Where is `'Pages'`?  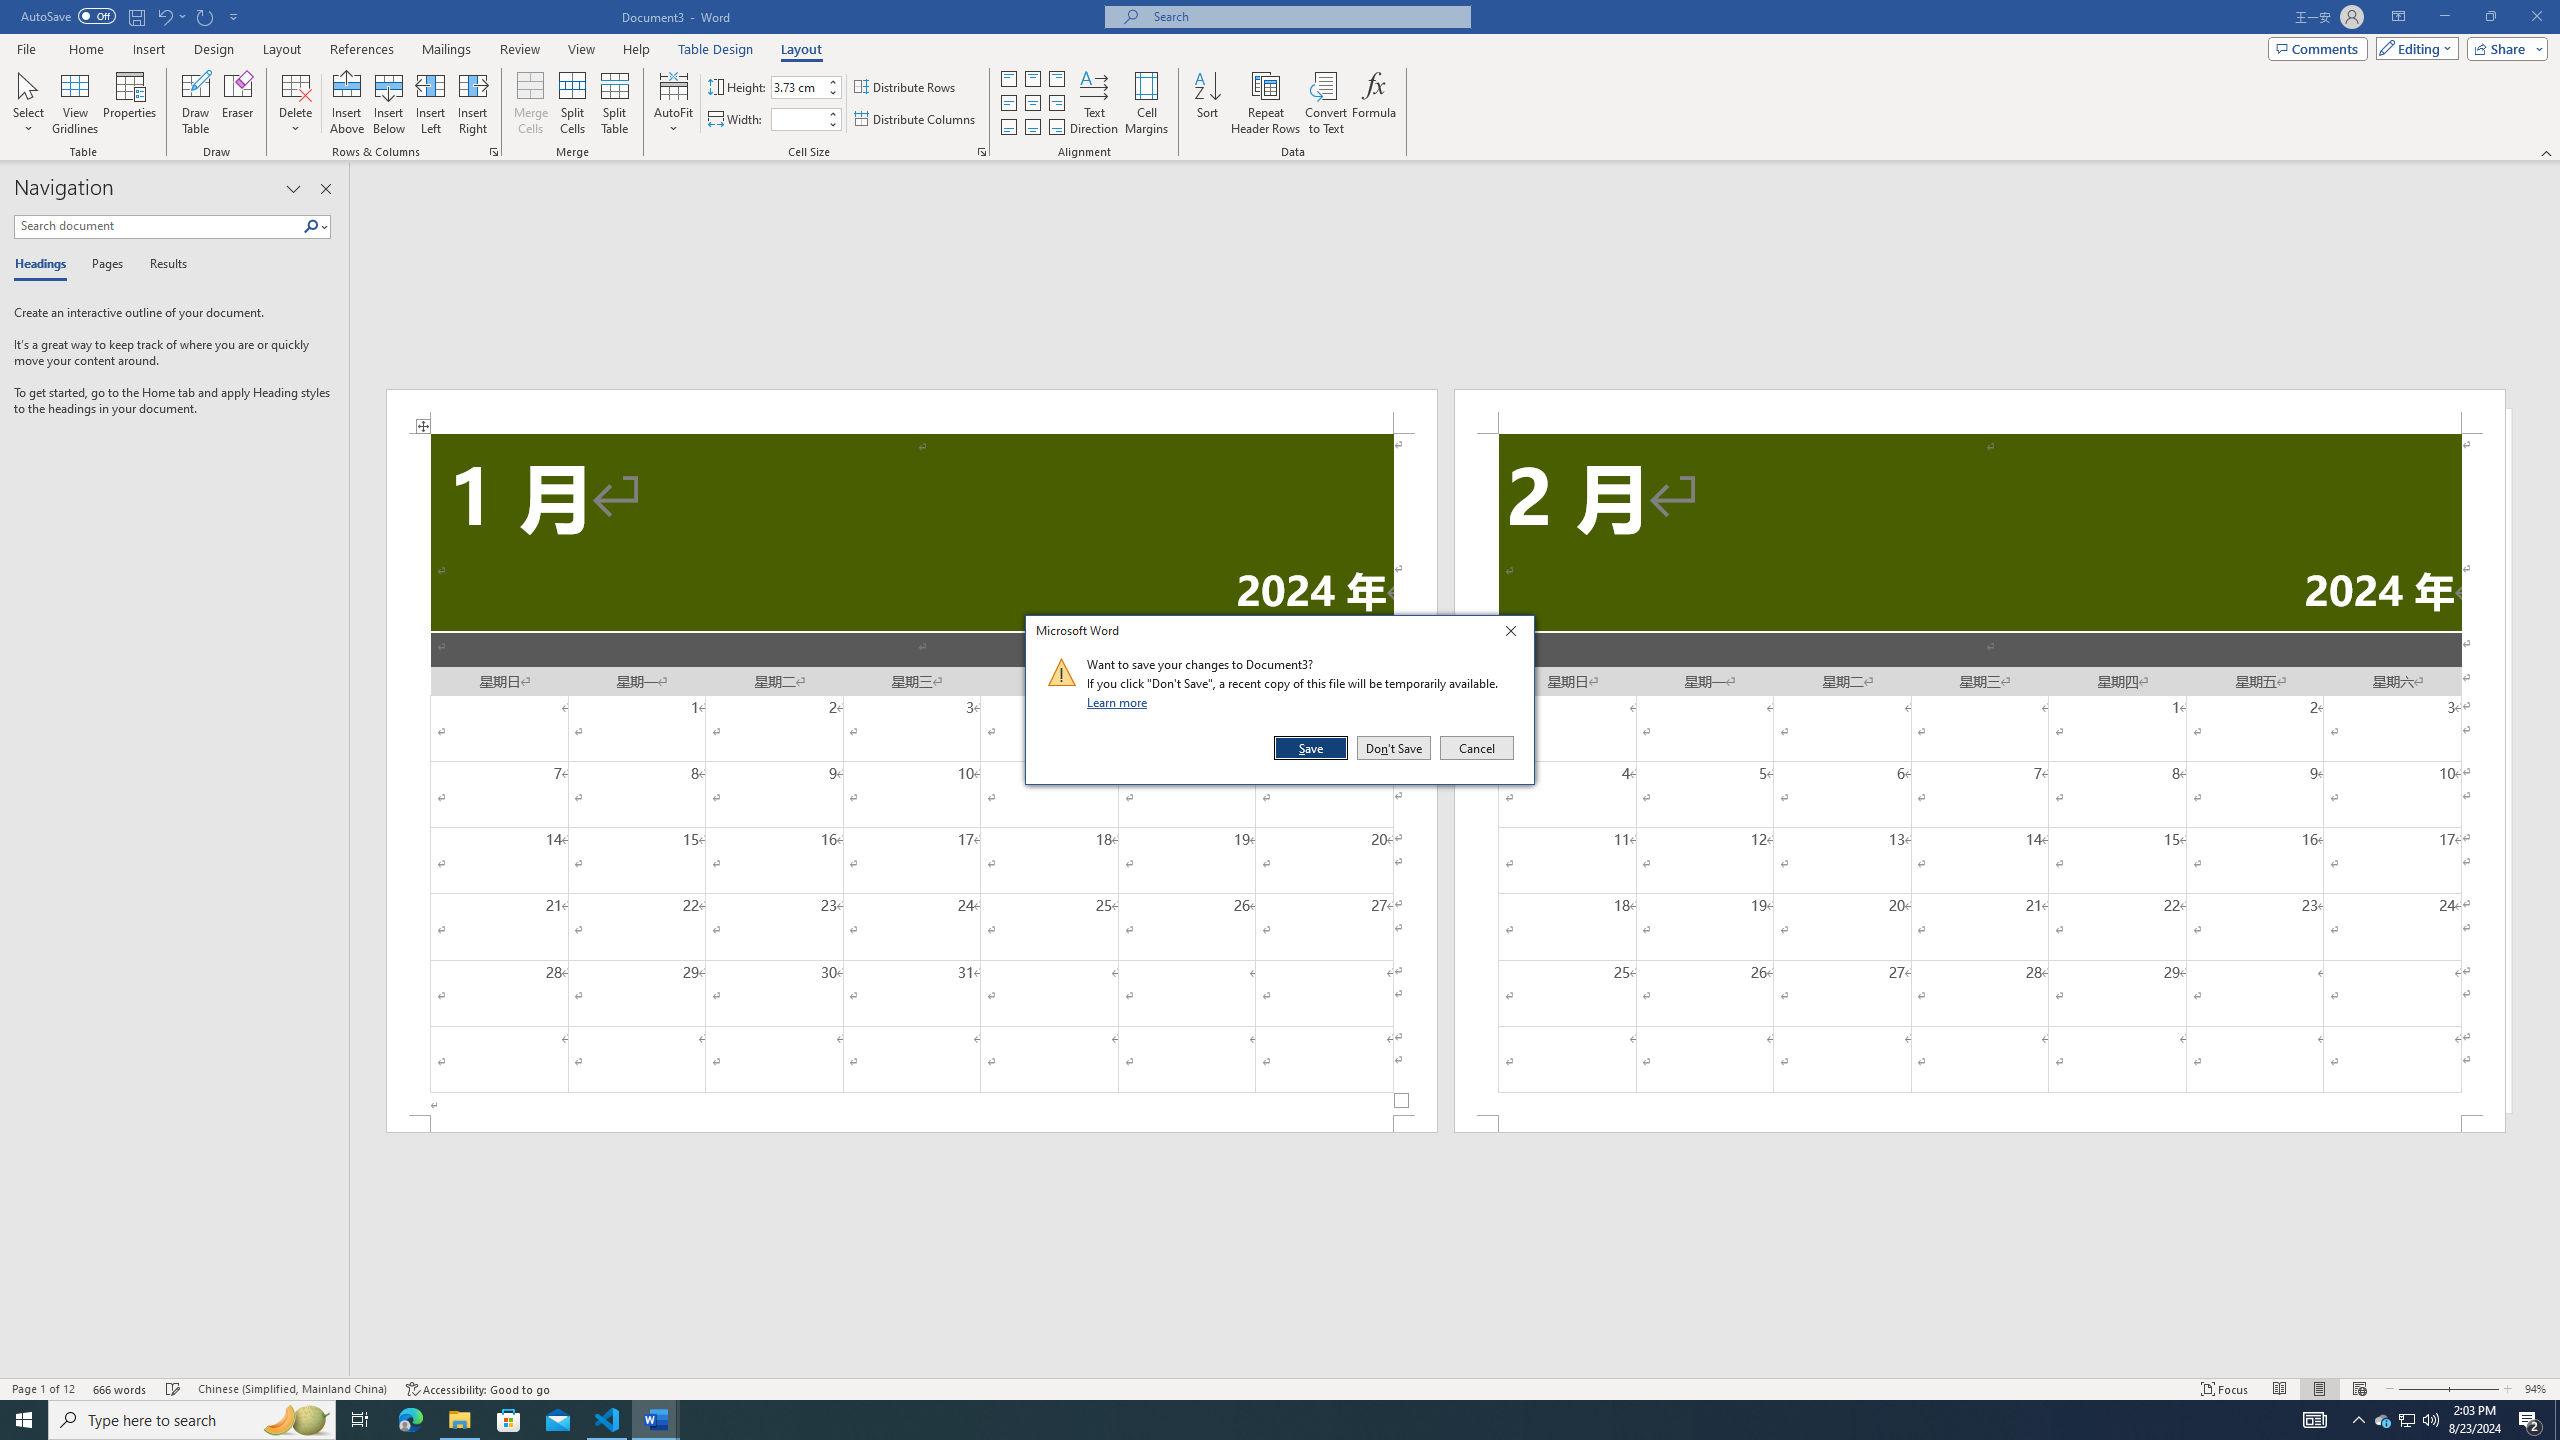
'Pages' is located at coordinates (103, 264).